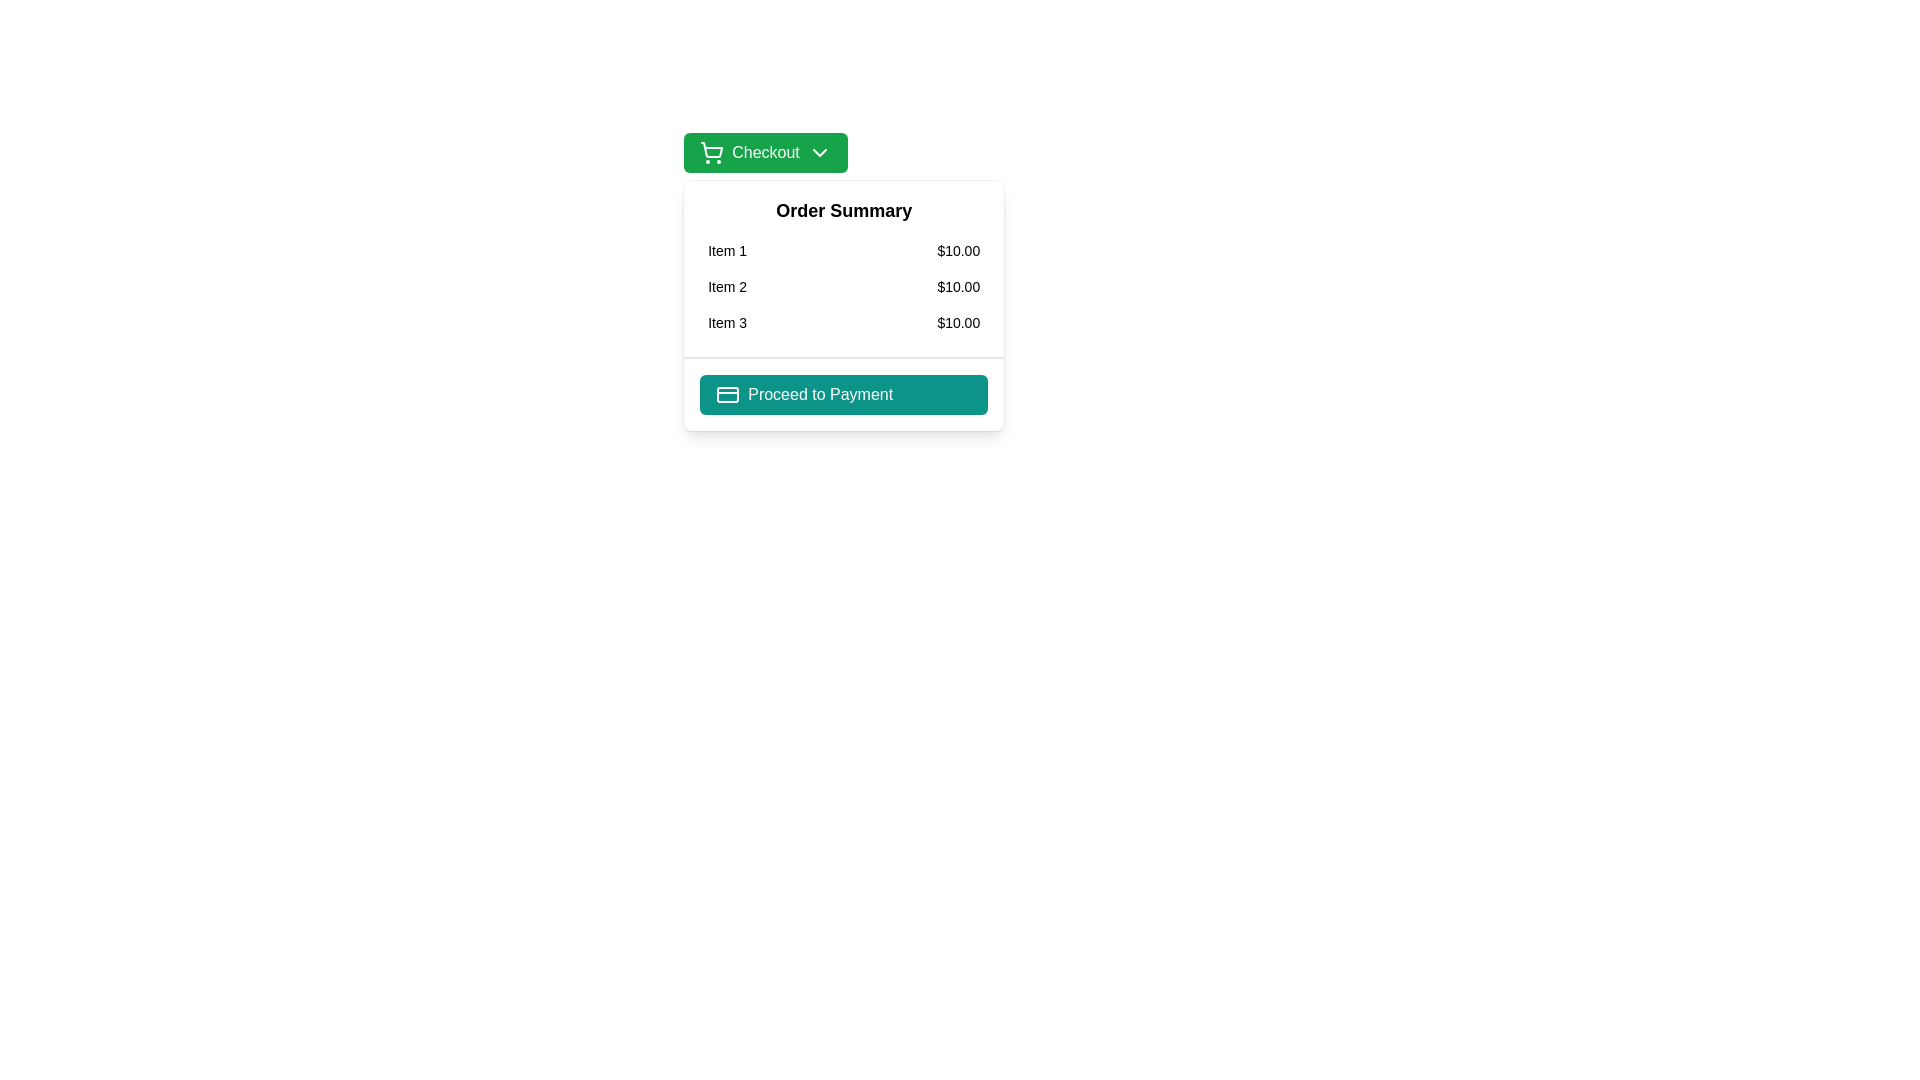  Describe the element at coordinates (844, 286) in the screenshot. I see `the second order line item` at that location.